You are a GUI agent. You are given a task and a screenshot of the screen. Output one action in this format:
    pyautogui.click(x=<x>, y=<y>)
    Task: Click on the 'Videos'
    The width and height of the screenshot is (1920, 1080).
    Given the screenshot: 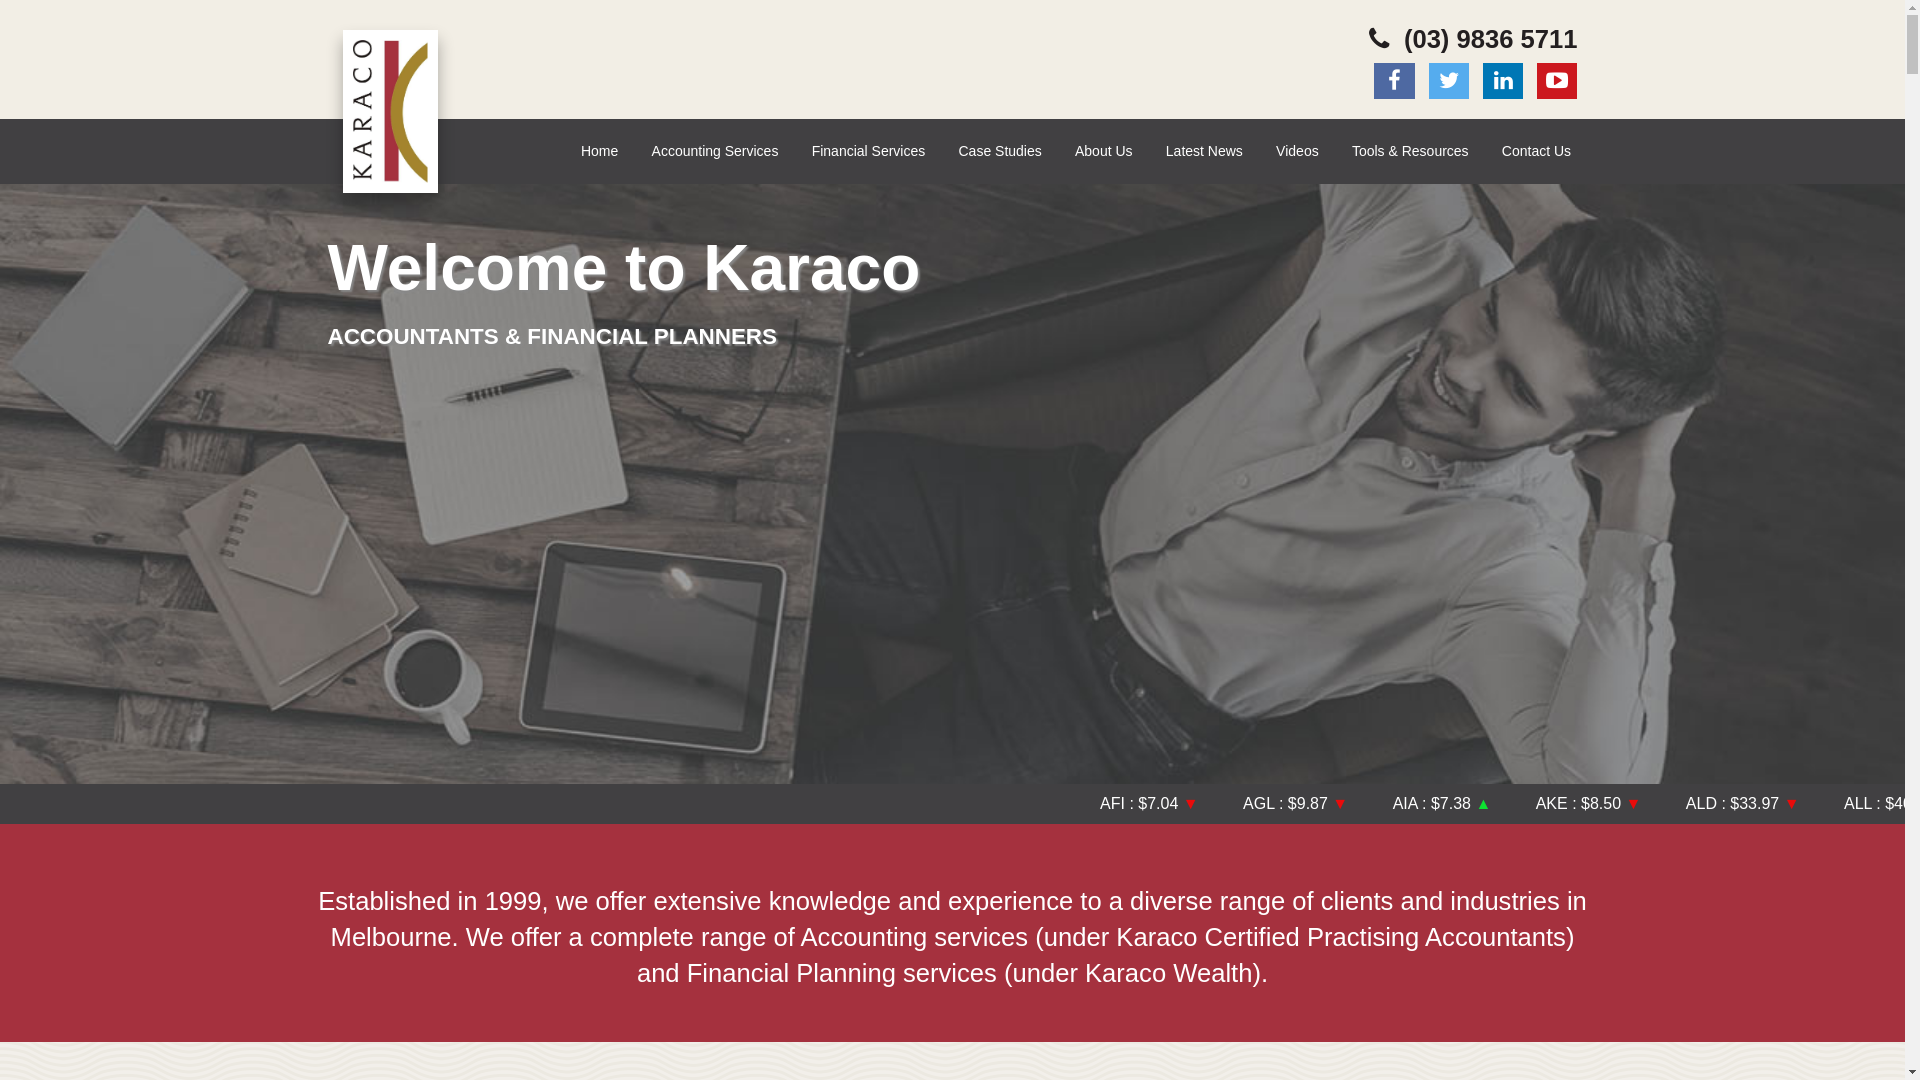 What is the action you would take?
    pyautogui.click(x=1269, y=149)
    